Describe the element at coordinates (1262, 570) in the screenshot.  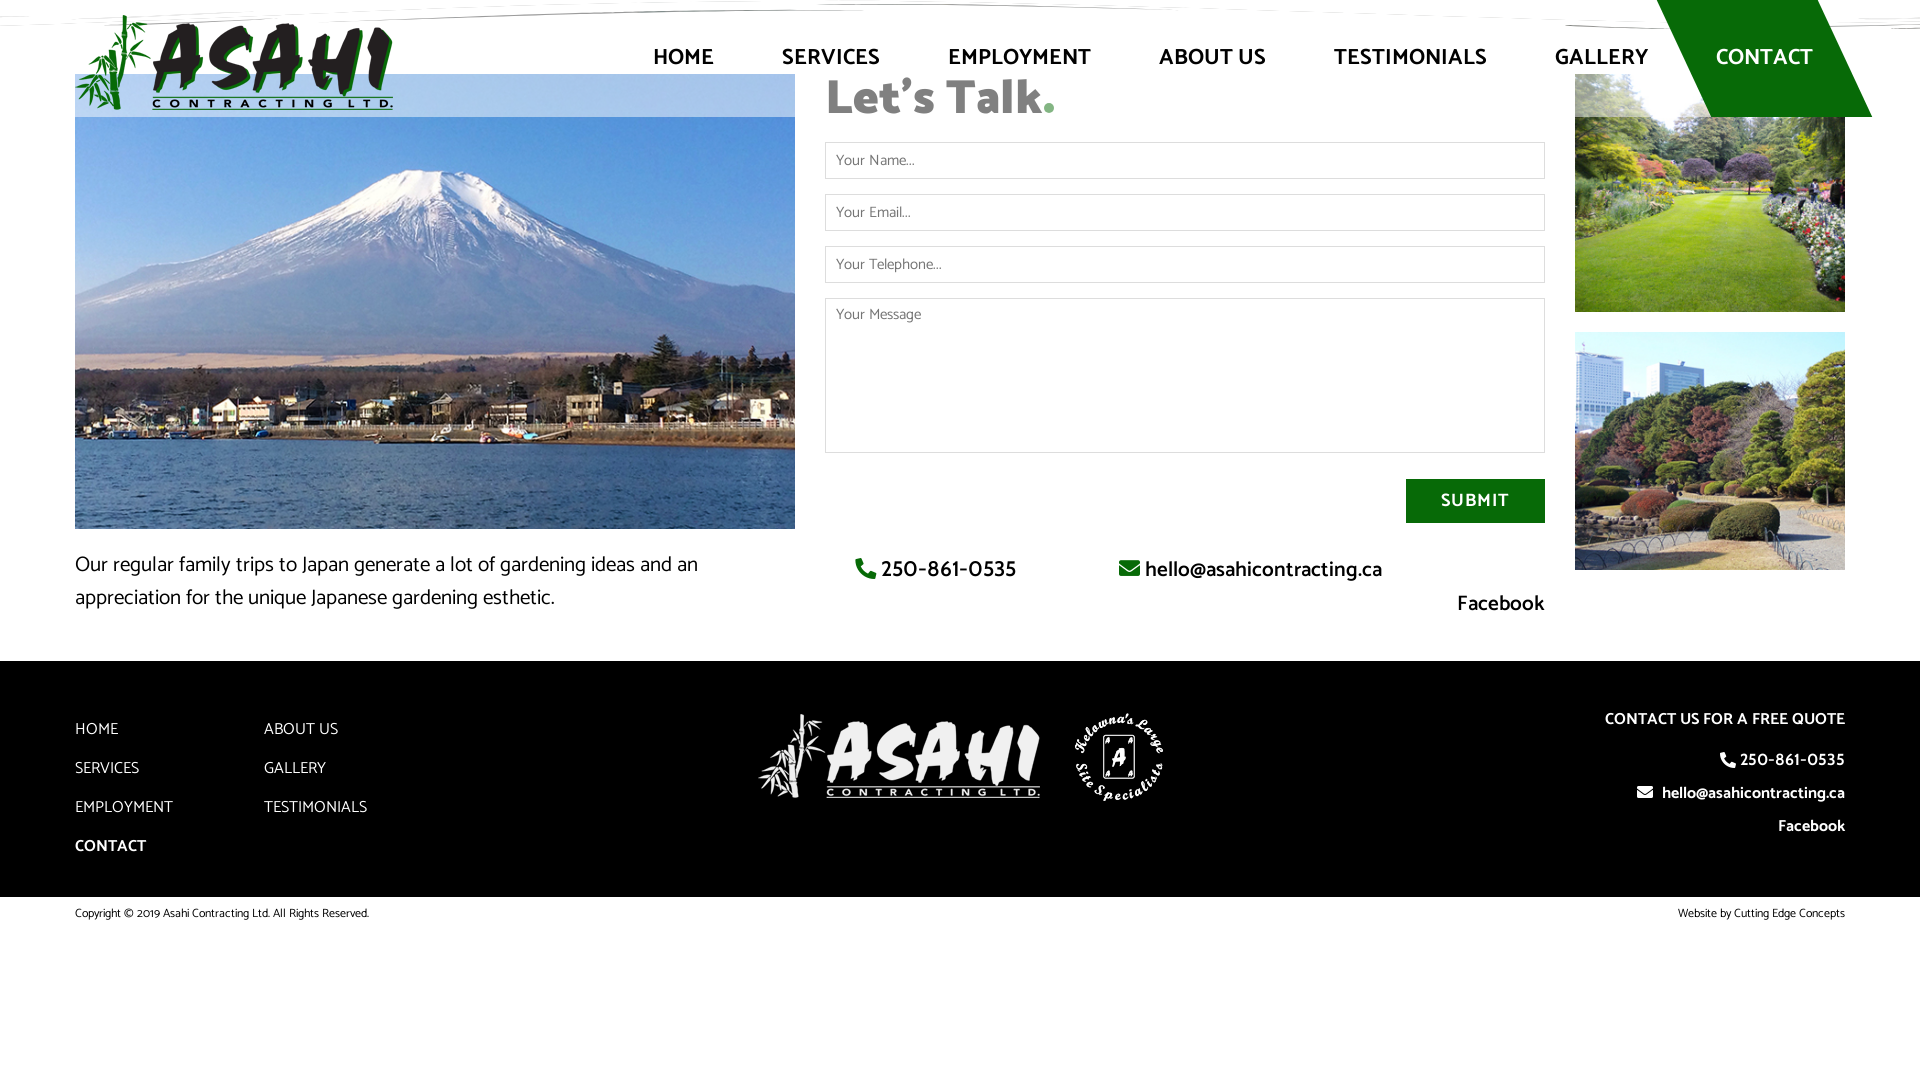
I see `'hello@asahicontracting.ca'` at that location.